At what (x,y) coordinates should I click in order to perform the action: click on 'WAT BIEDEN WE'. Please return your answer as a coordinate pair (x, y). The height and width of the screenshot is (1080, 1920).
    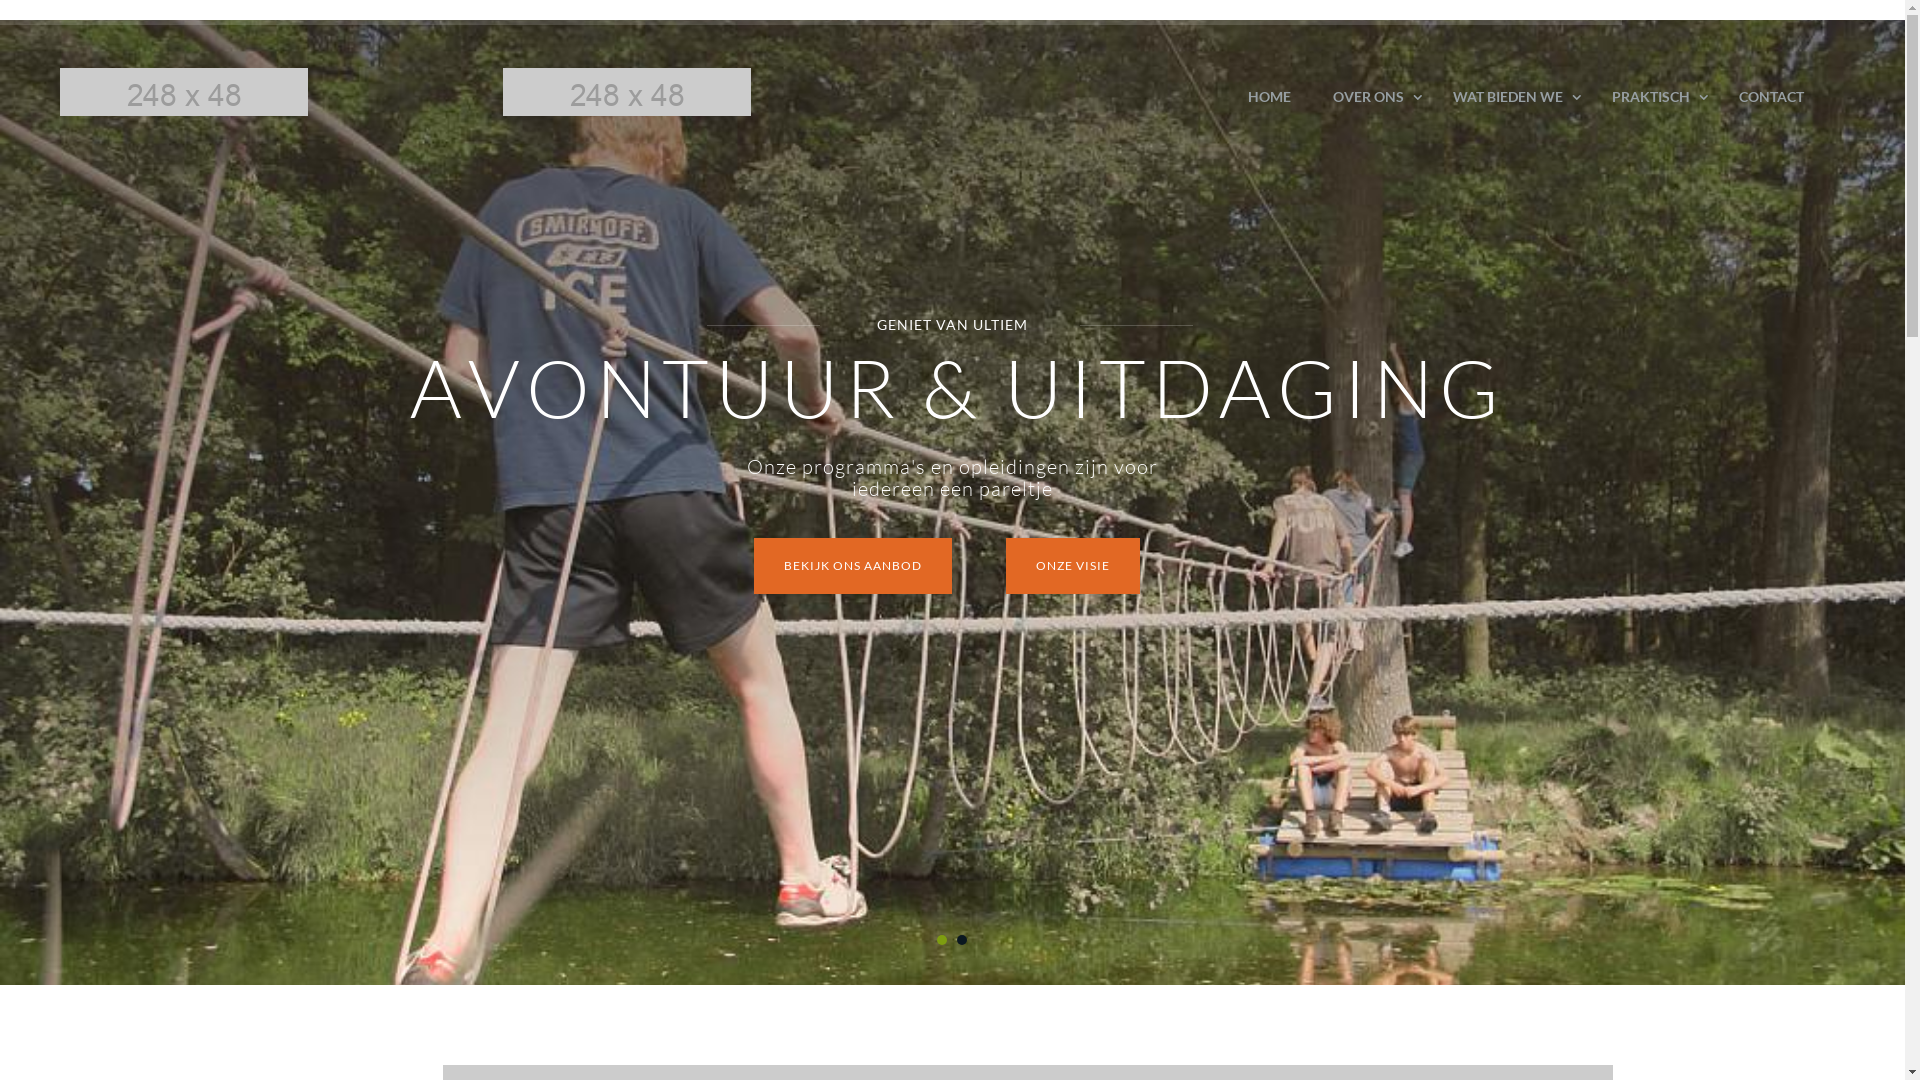
    Looking at the image, I should click on (1430, 96).